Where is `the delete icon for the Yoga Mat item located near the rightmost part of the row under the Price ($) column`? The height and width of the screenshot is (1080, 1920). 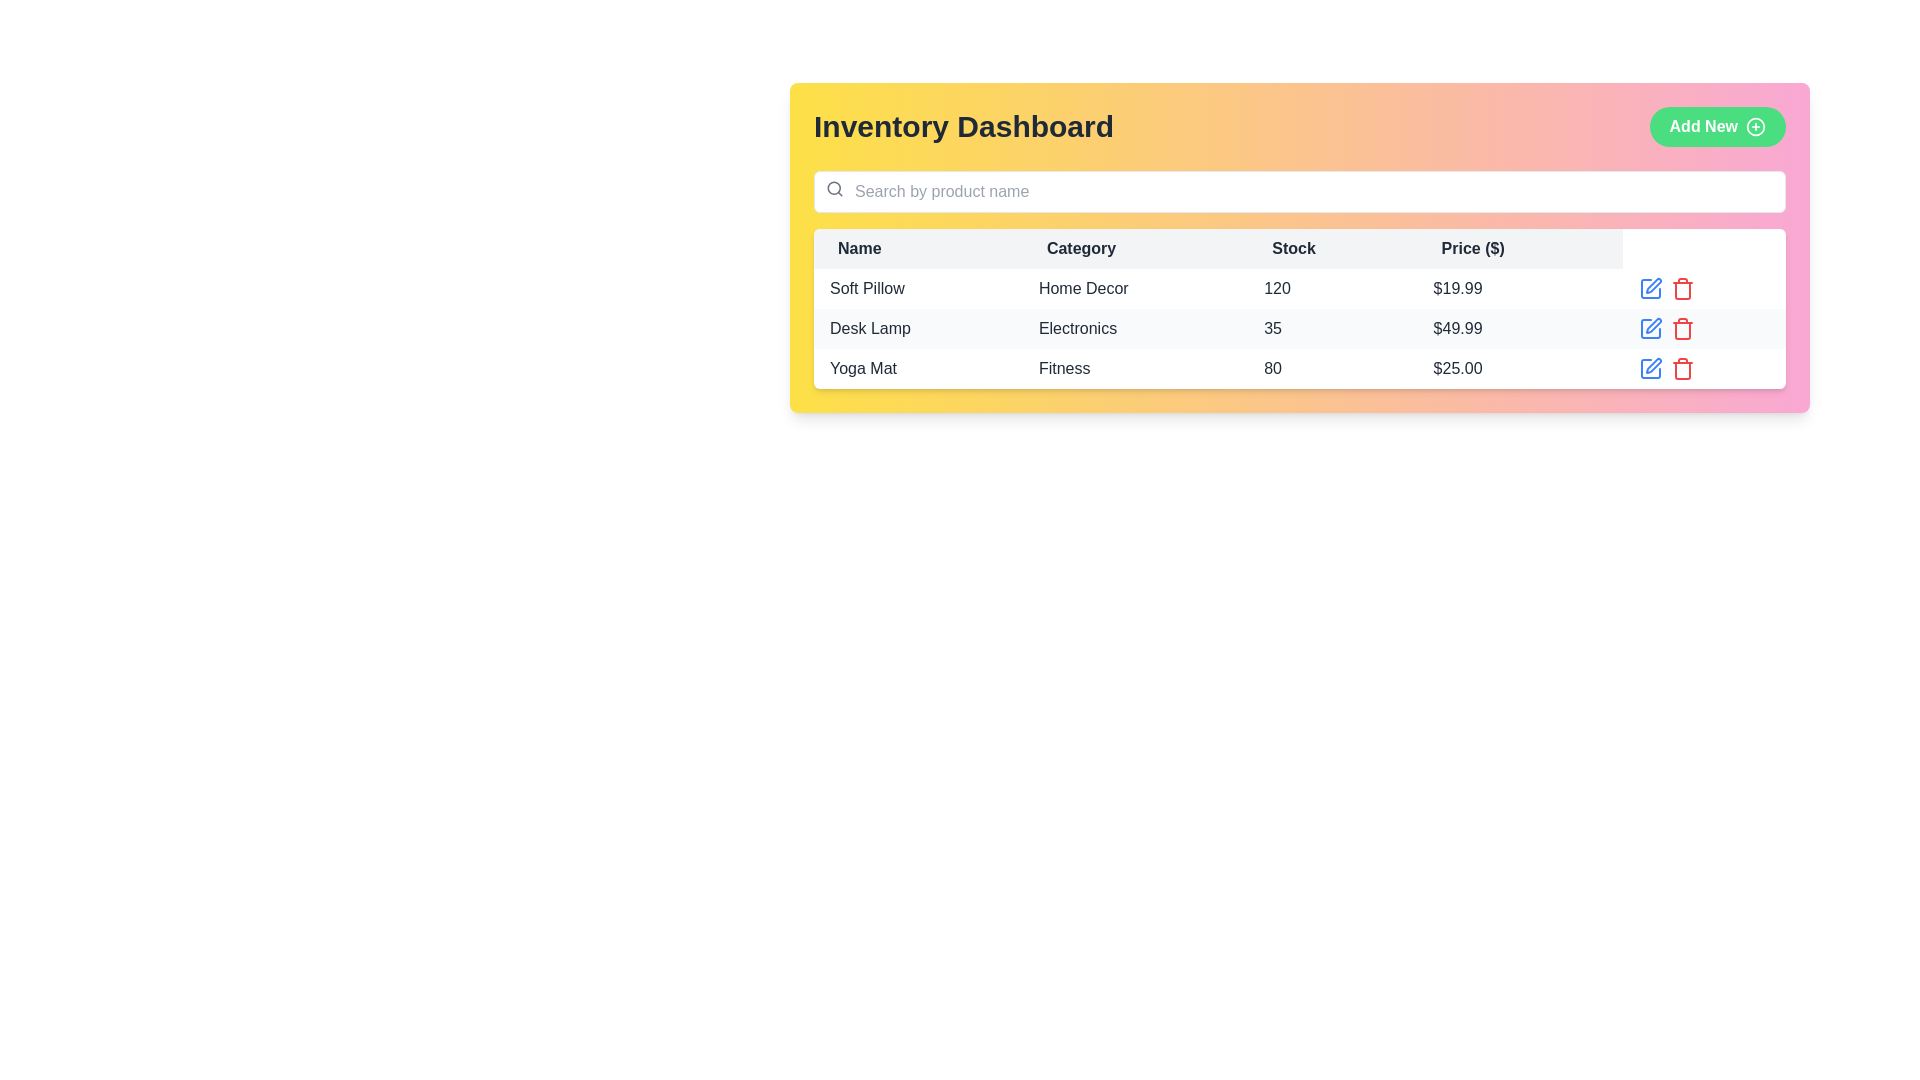
the delete icon for the Yoga Mat item located near the rightmost part of the row under the Price ($) column is located at coordinates (1682, 370).